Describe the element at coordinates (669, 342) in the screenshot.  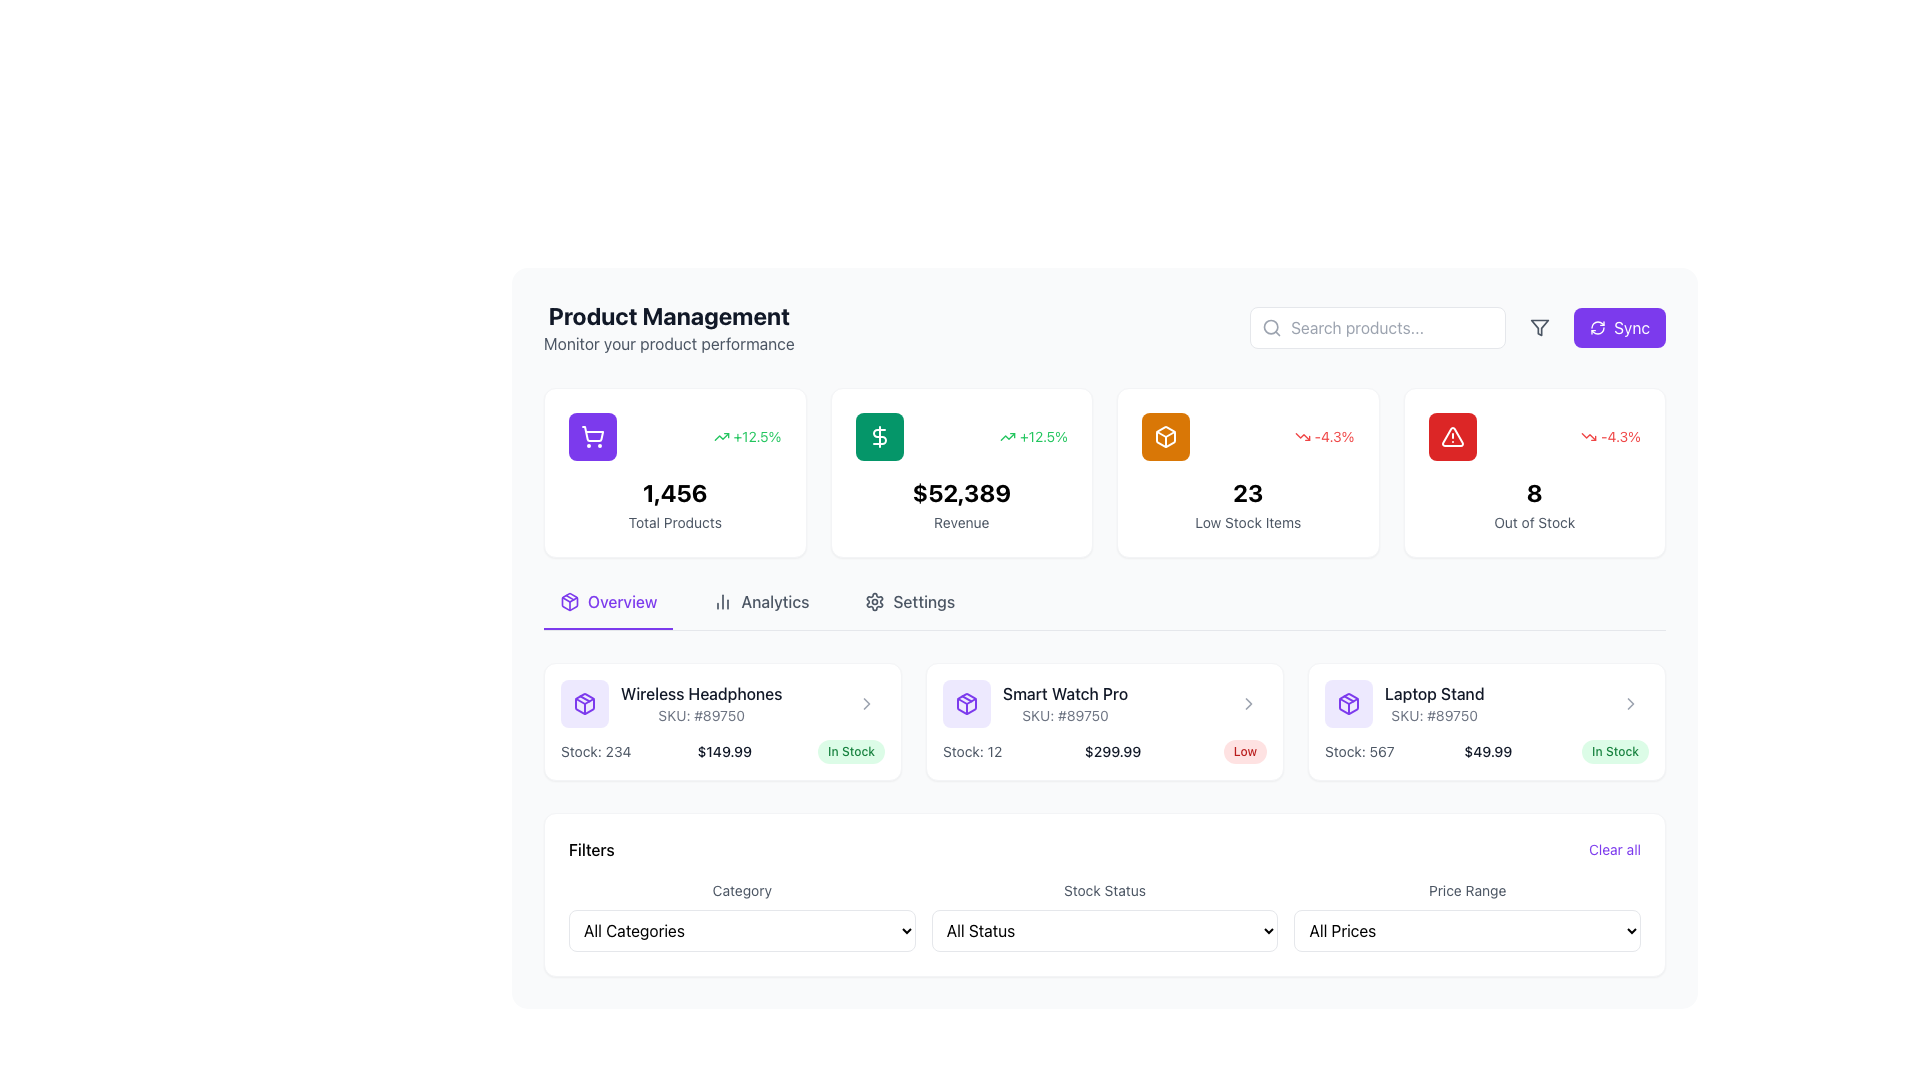
I see `the static text label that reads 'Monitor your product performance', which is styled in gray and serves as a subtitle under 'Product Management'` at that location.